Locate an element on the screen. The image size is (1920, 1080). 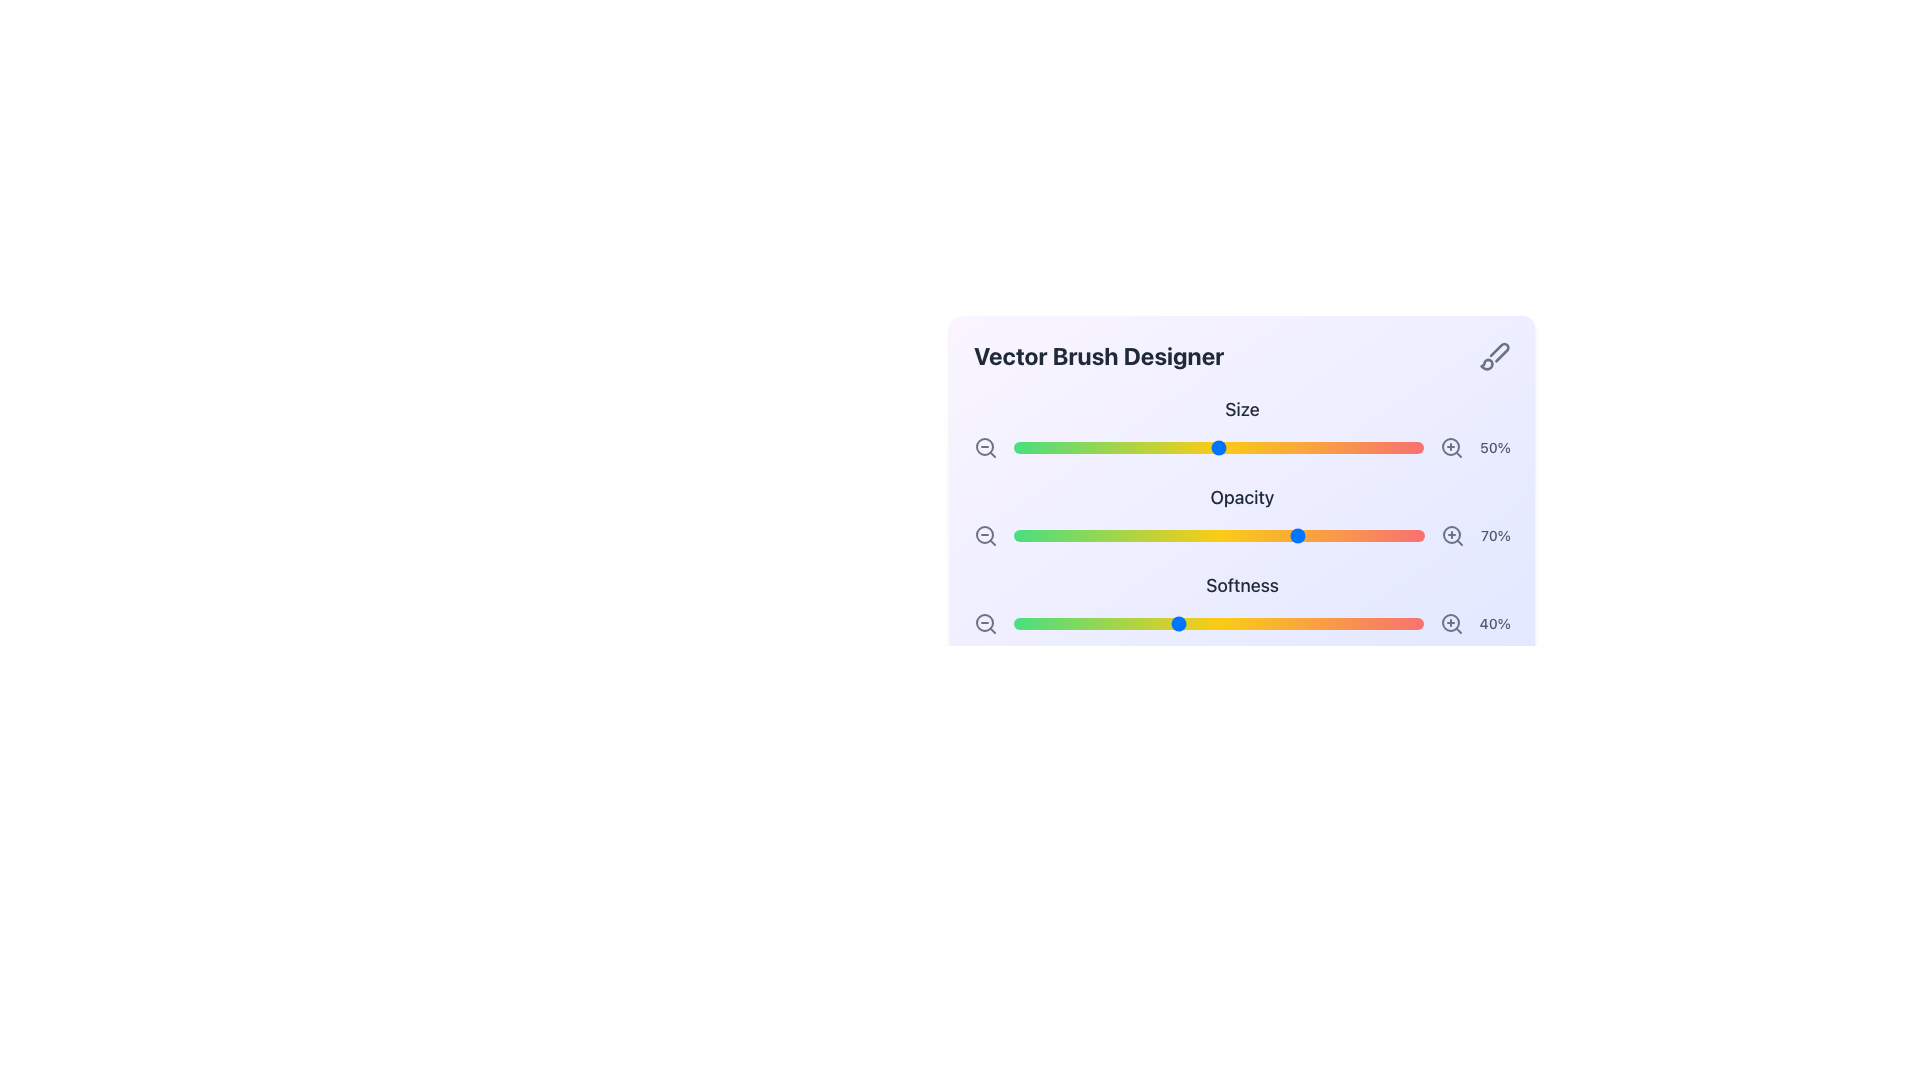
opacity is located at coordinates (1222, 535).